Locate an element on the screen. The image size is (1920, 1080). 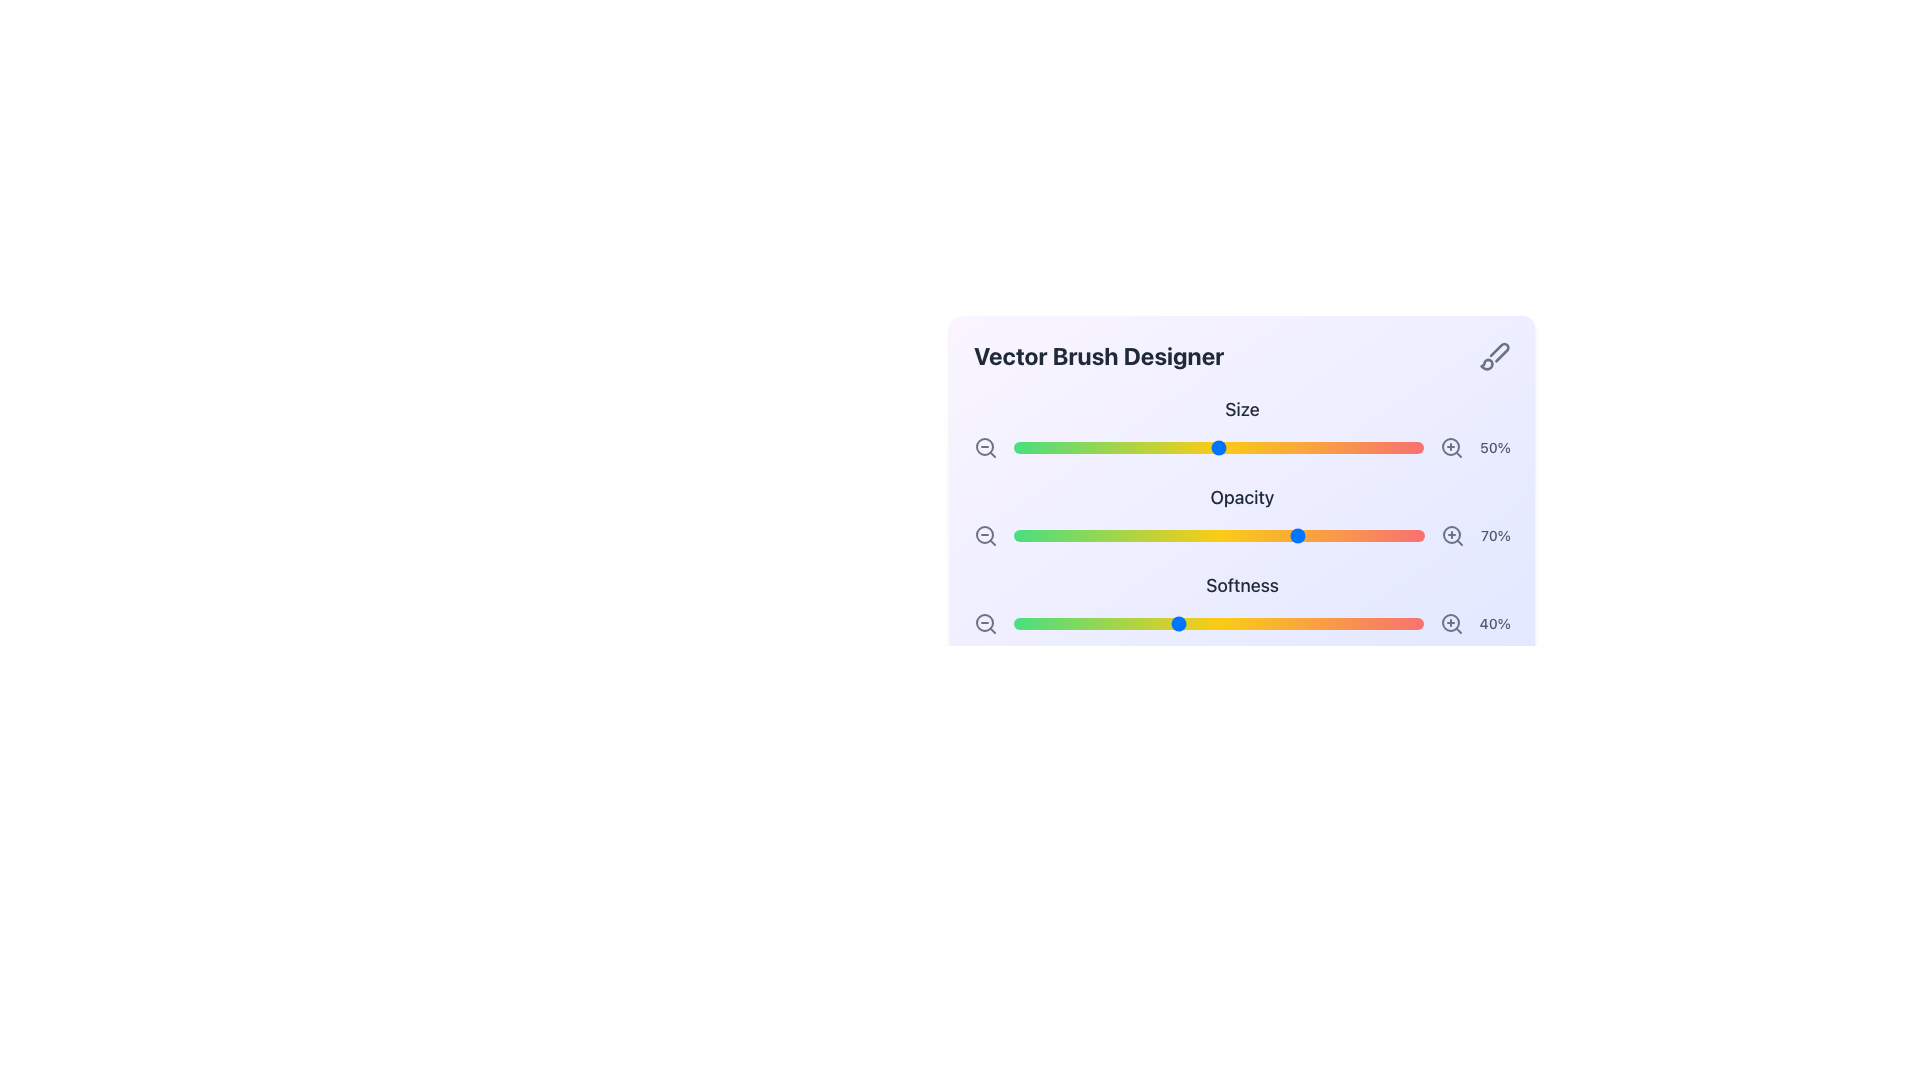
opacity is located at coordinates (1222, 535).